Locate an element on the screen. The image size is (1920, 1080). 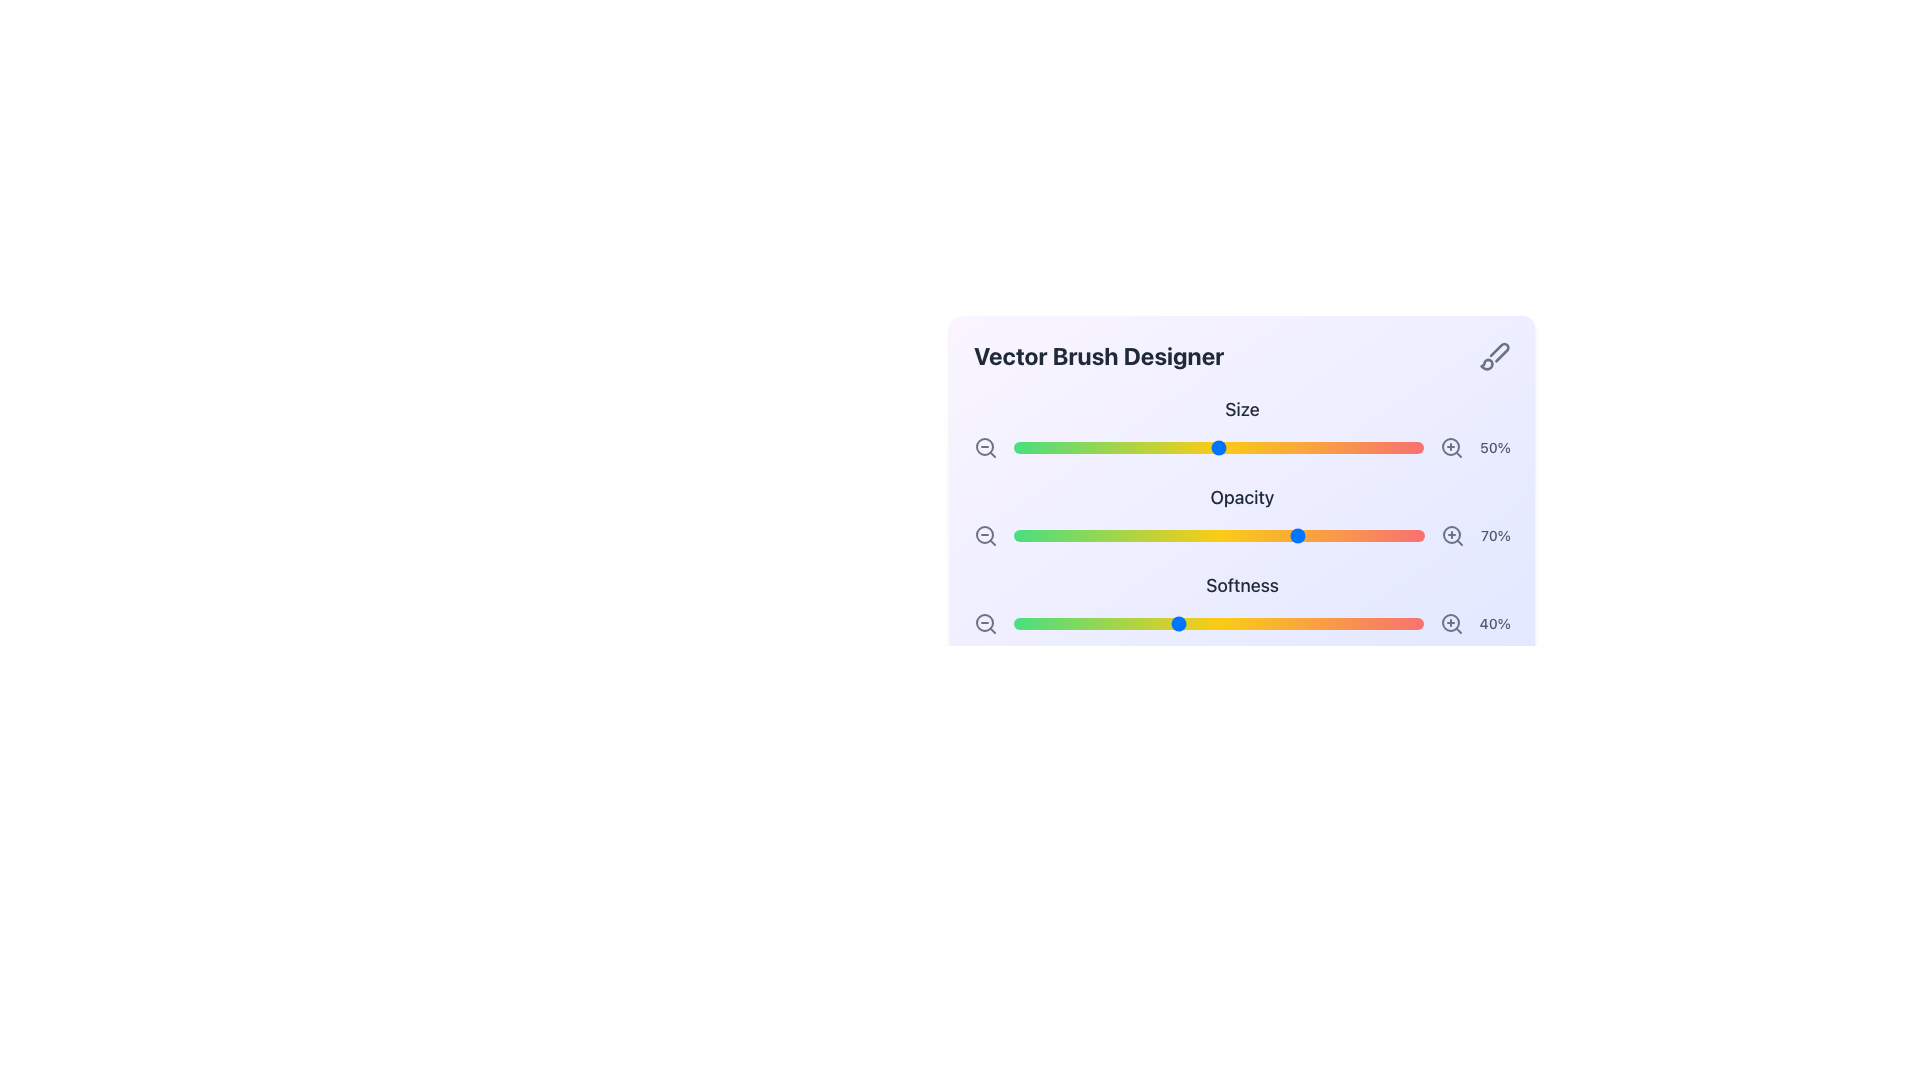
opacity is located at coordinates (1222, 535).